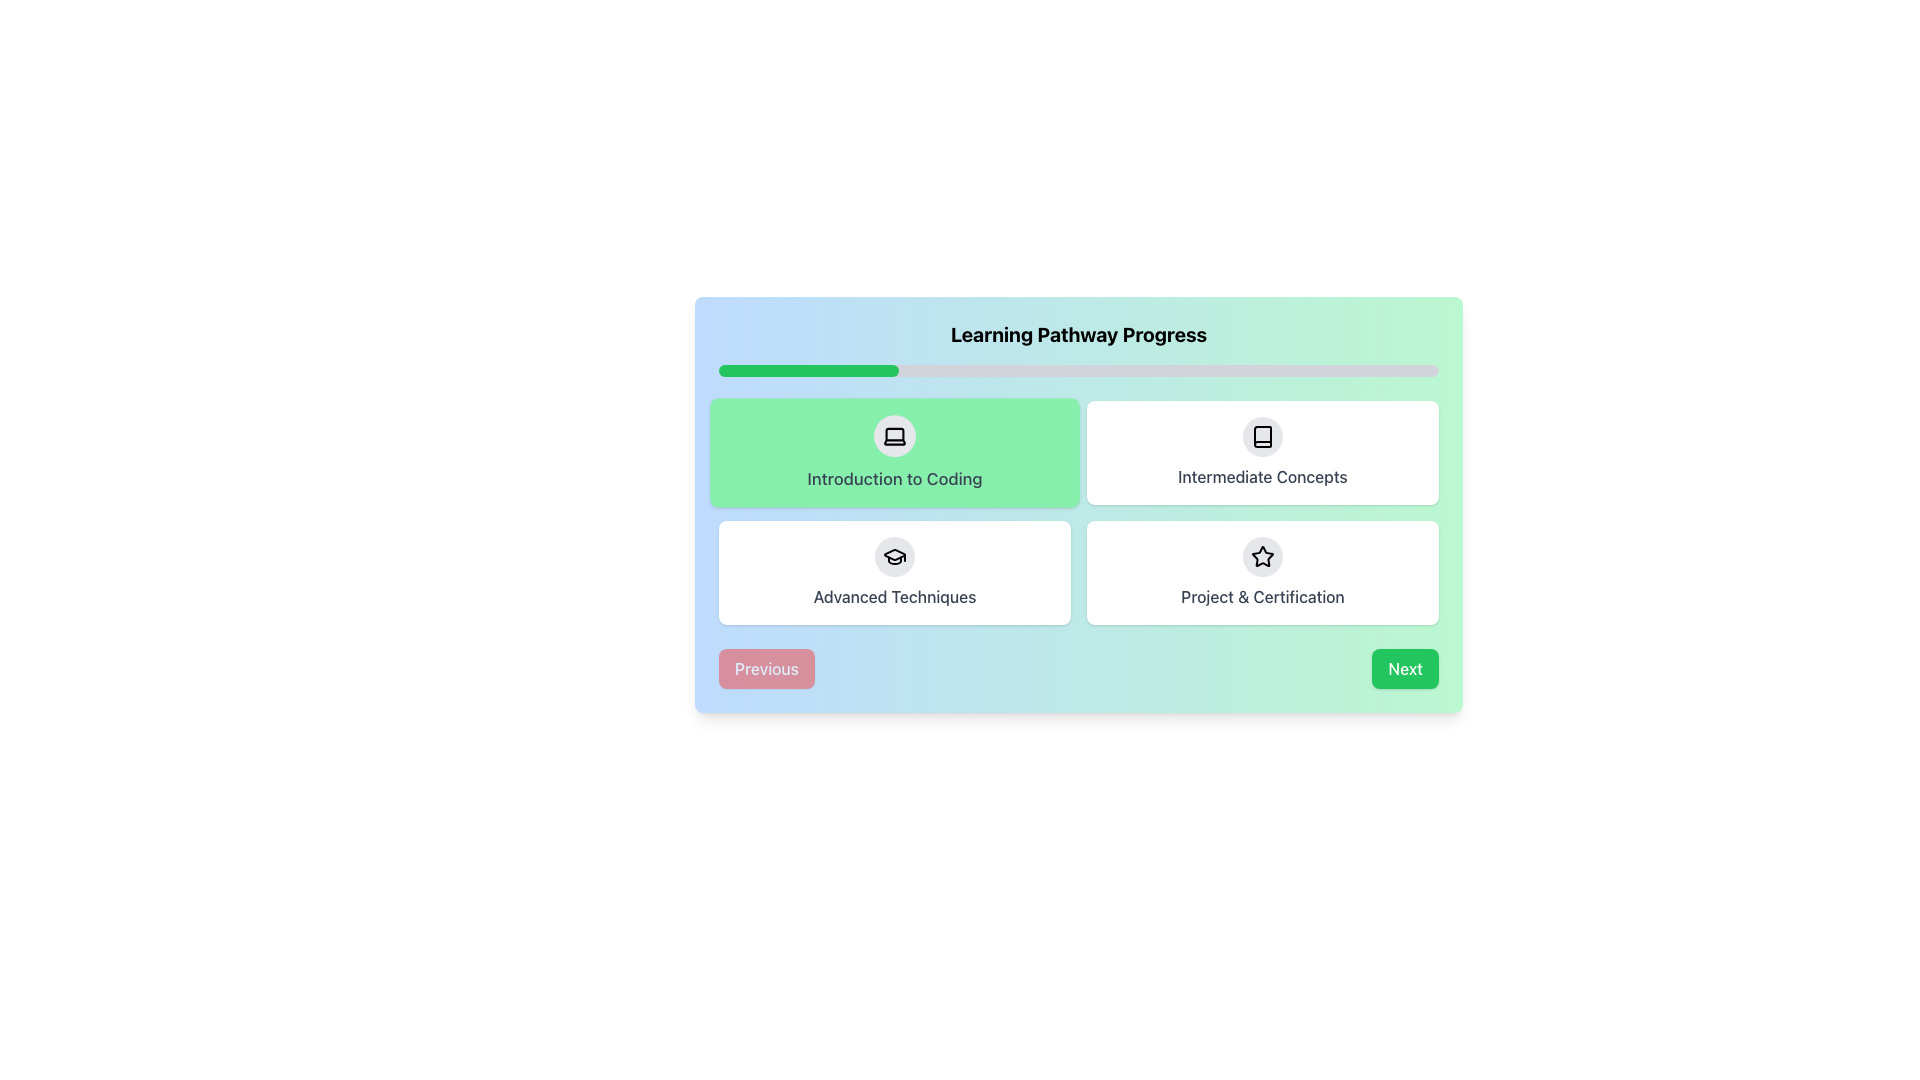 The image size is (1920, 1080). What do you see at coordinates (893, 434) in the screenshot?
I see `the small circular Icon Button featuring a laptop icon, located in the center-top region of the green section labeled 'Introduction to Coding'` at bounding box center [893, 434].